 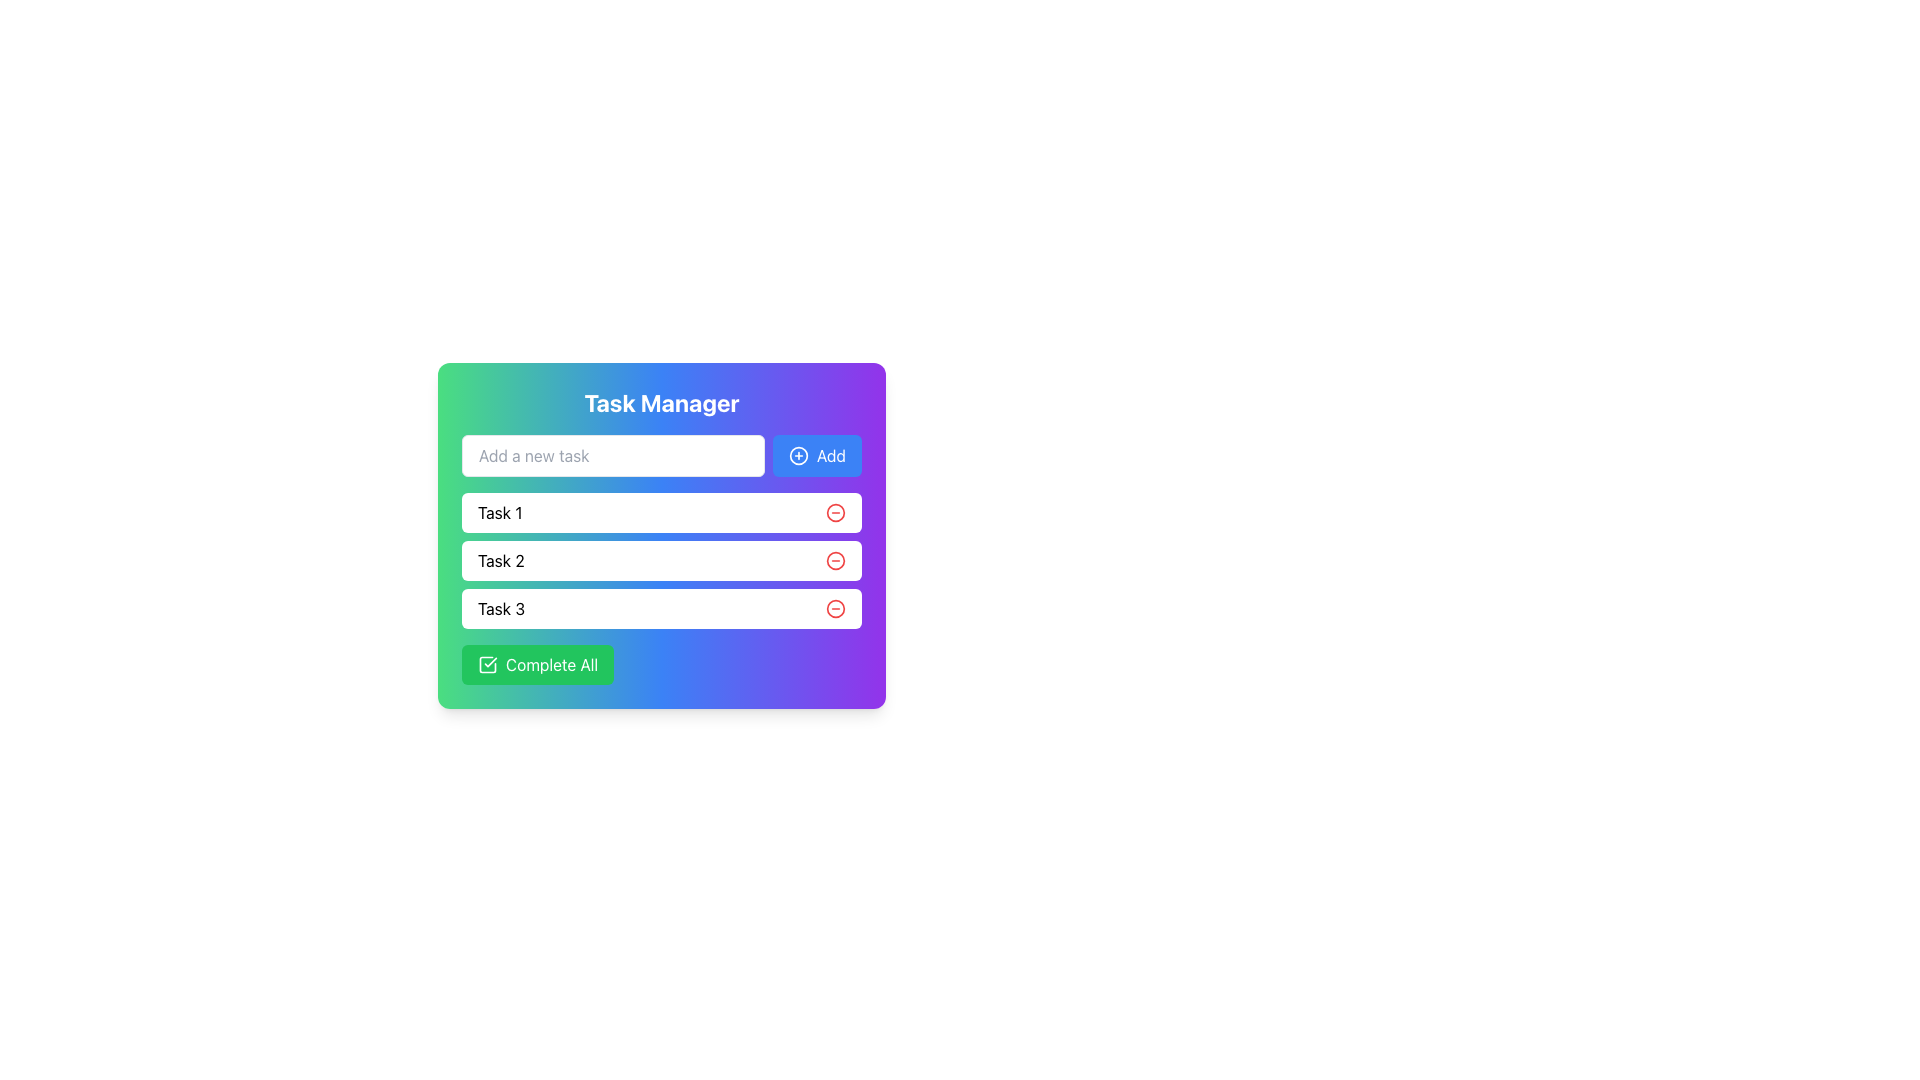 I want to click on the task name by clicking on the first task item in the Task Manager section, which is located below the 'Add a new task' input field and above 'Task 2', so click(x=662, y=512).